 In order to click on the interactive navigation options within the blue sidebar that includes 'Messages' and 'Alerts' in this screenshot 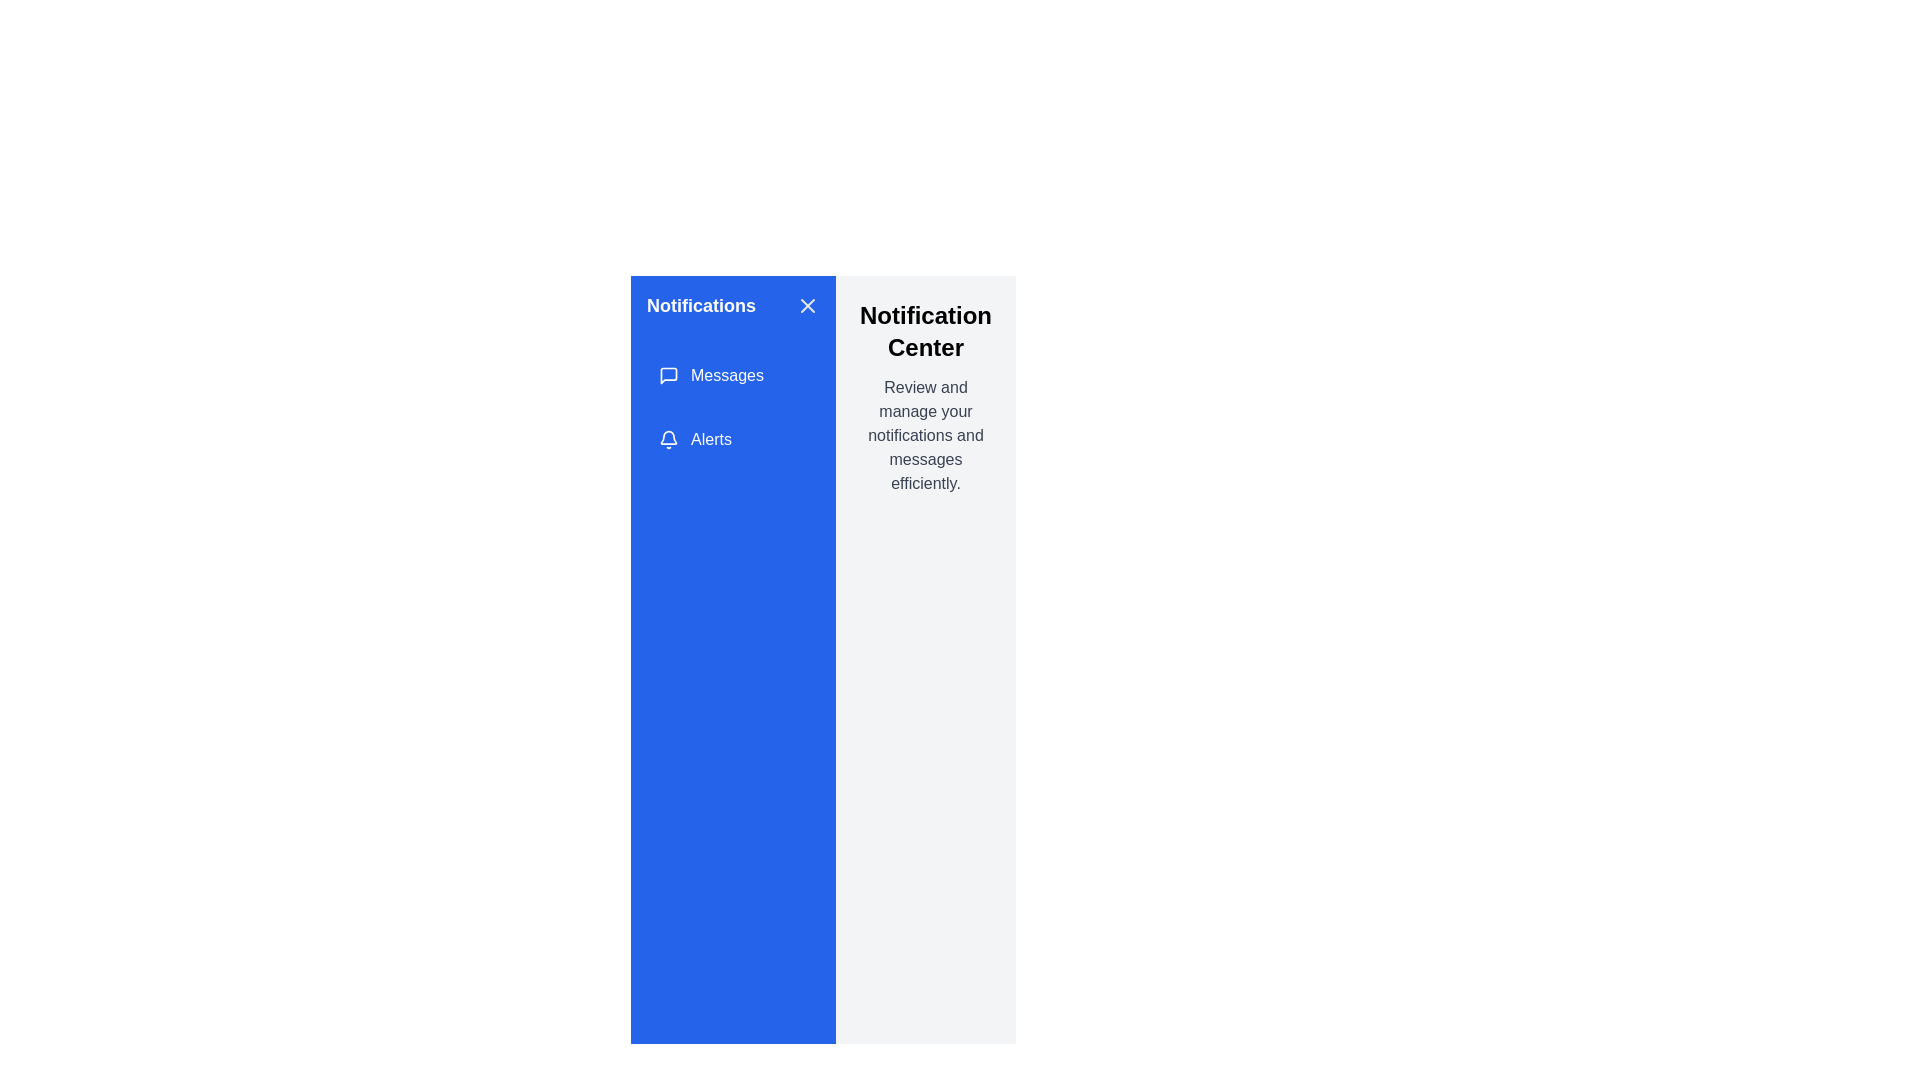, I will do `click(732, 407)`.